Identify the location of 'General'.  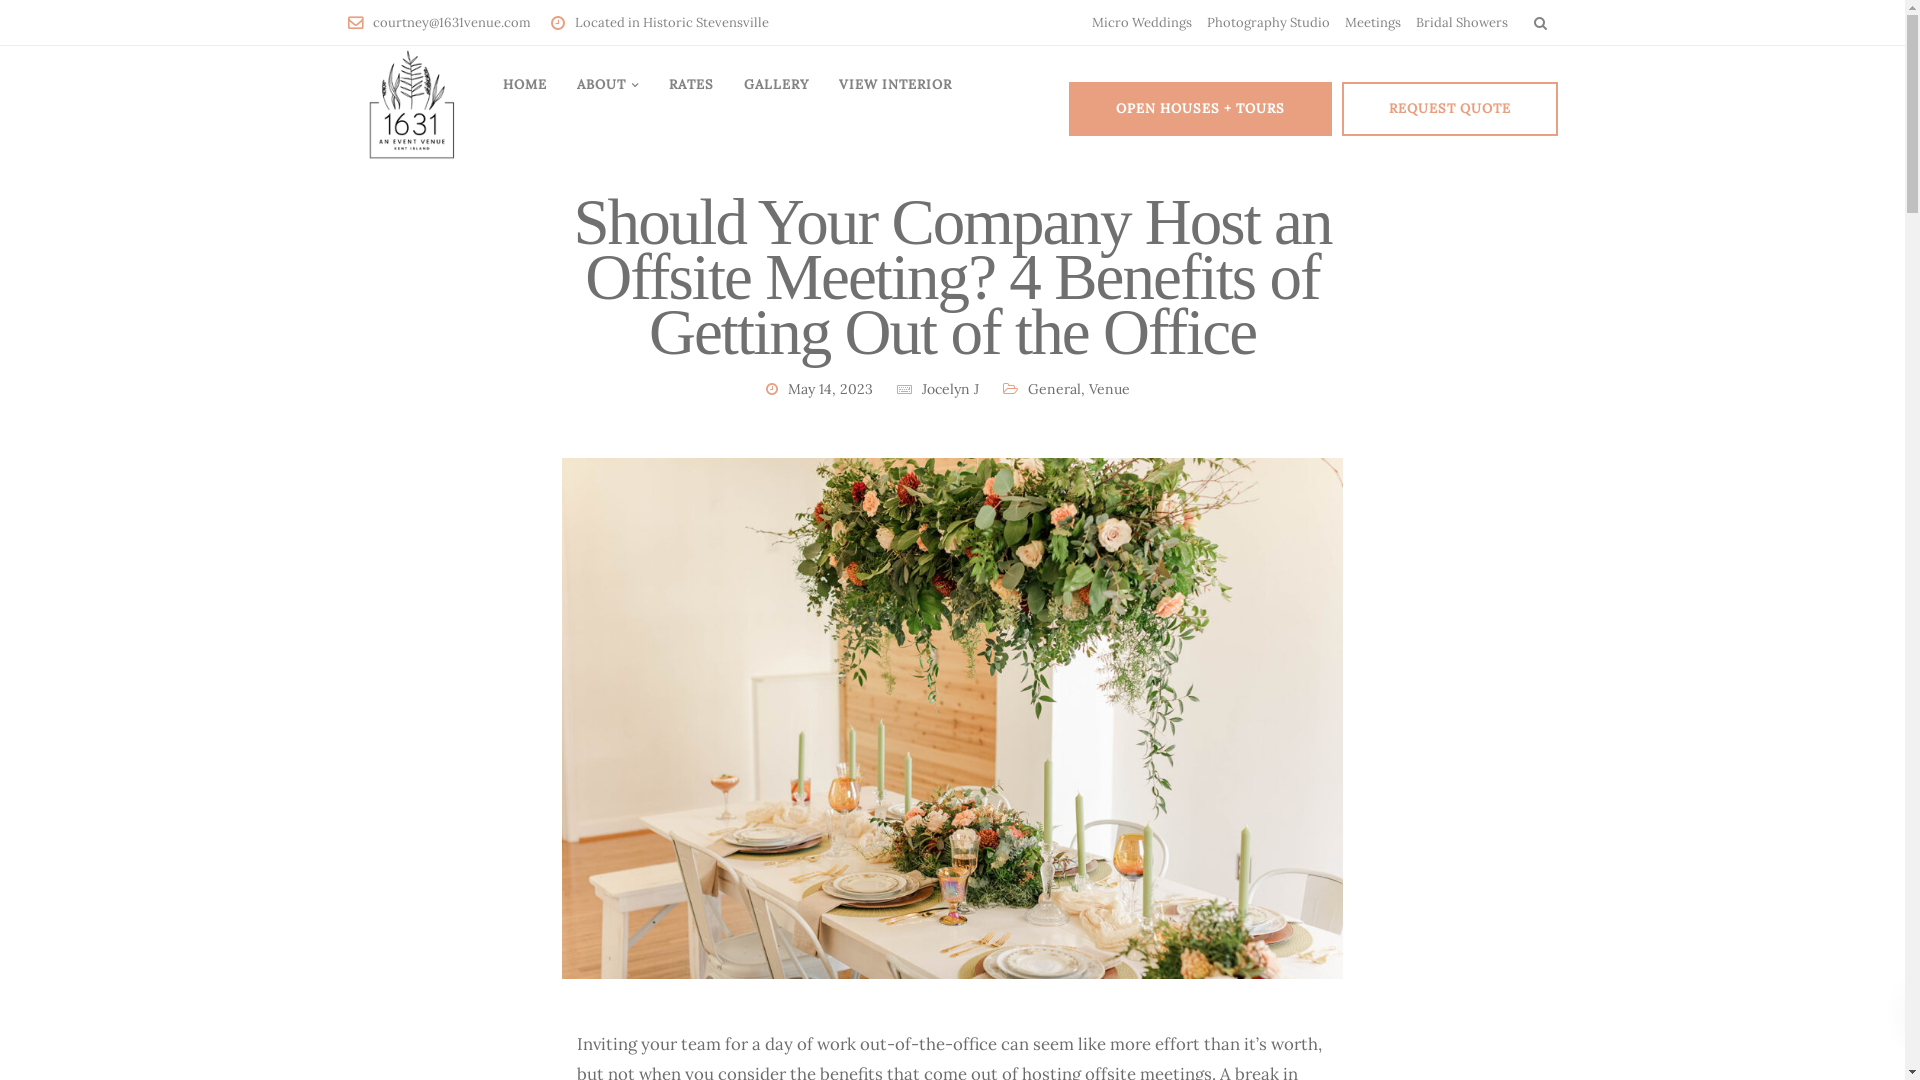
(1053, 389).